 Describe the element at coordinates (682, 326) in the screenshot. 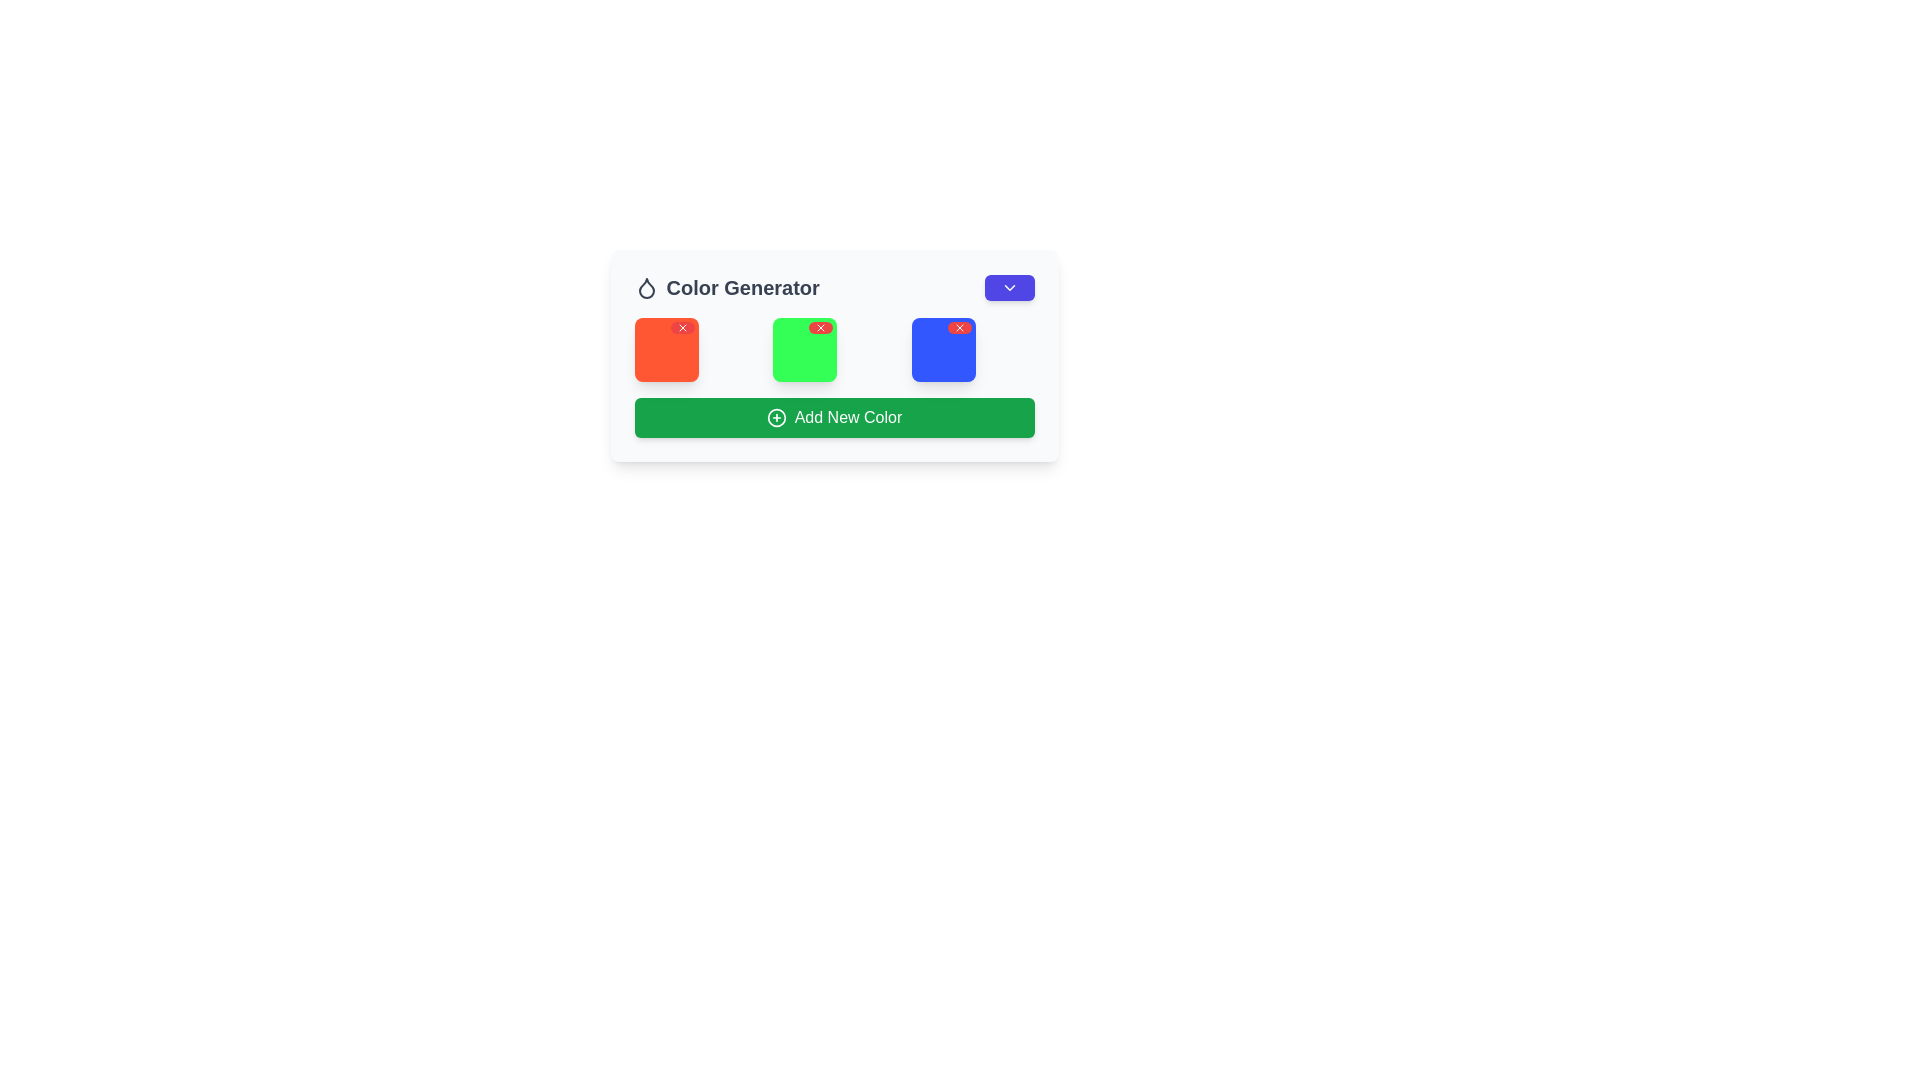

I see `the red 'x' icon located in the top-right corner of the leftmost red square box` at that location.